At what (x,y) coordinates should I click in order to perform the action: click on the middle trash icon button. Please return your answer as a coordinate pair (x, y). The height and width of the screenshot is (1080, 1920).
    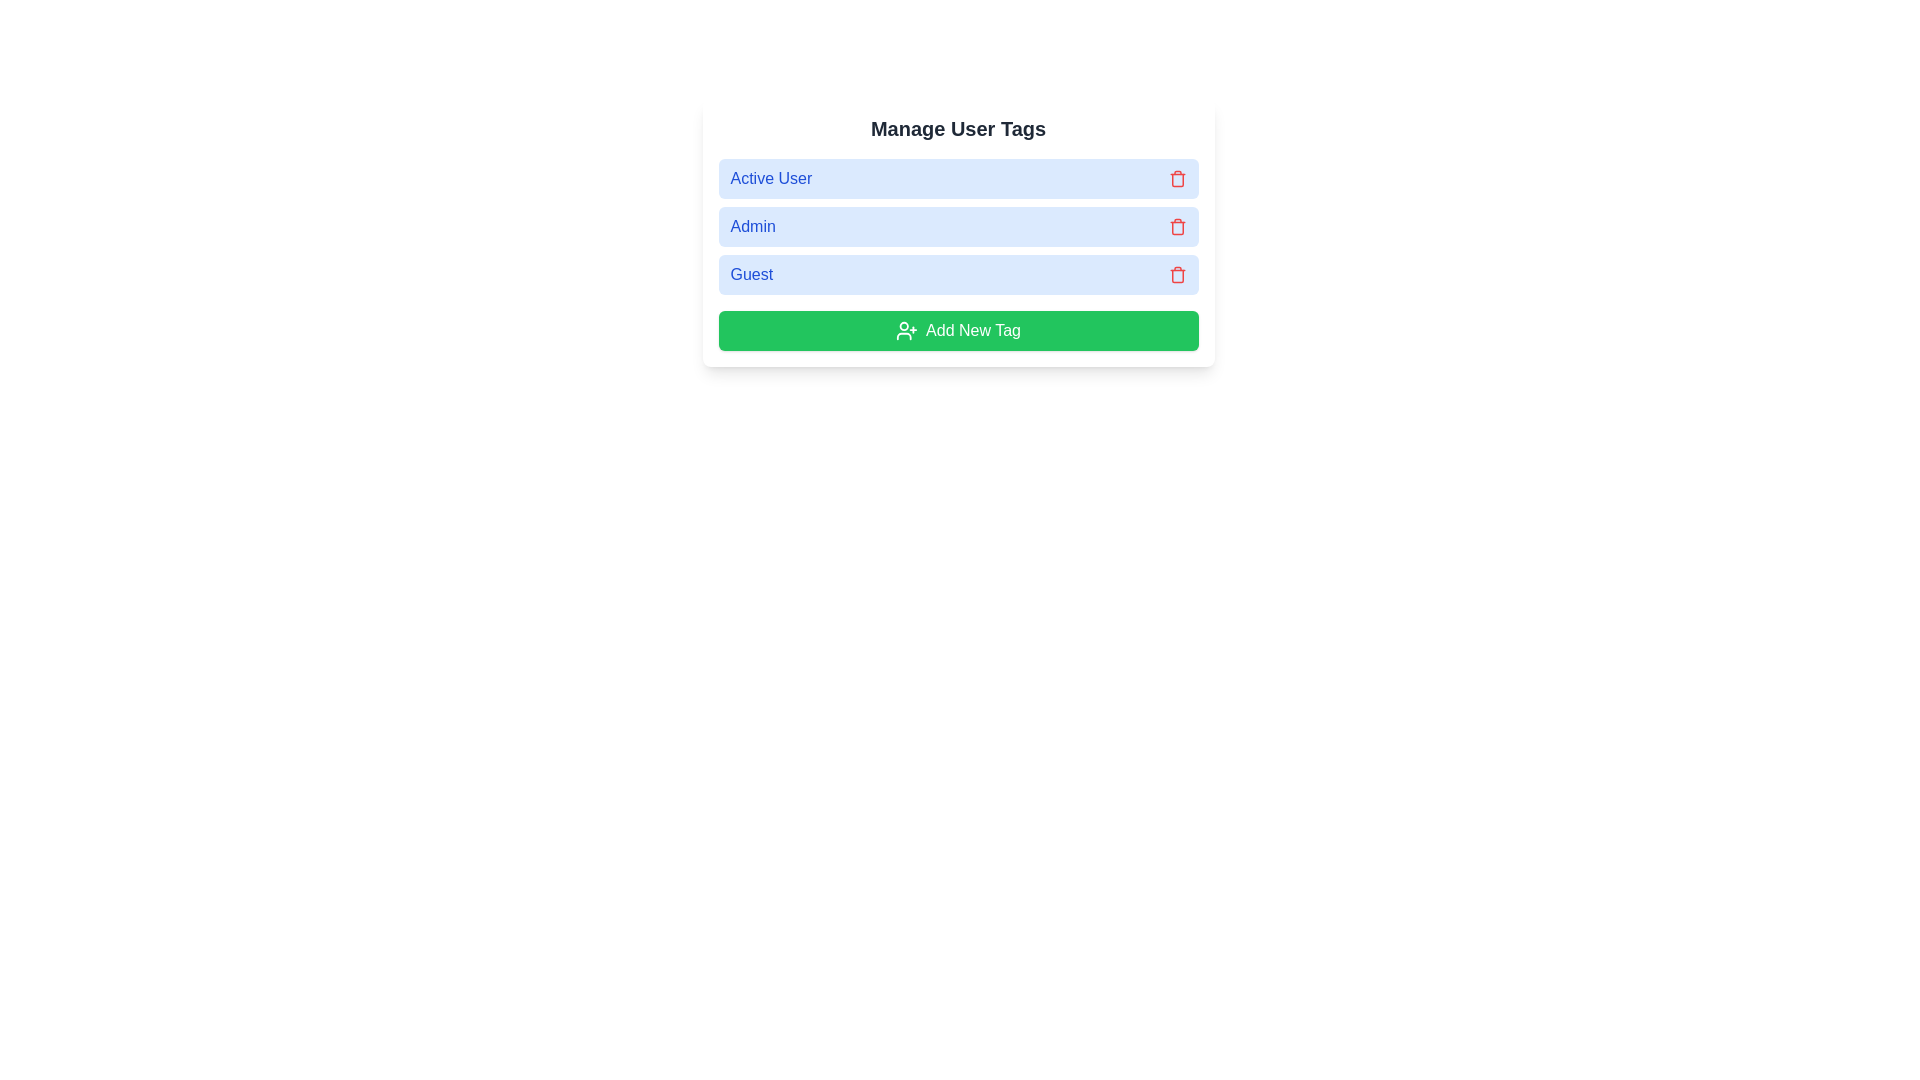
    Looking at the image, I should click on (1177, 226).